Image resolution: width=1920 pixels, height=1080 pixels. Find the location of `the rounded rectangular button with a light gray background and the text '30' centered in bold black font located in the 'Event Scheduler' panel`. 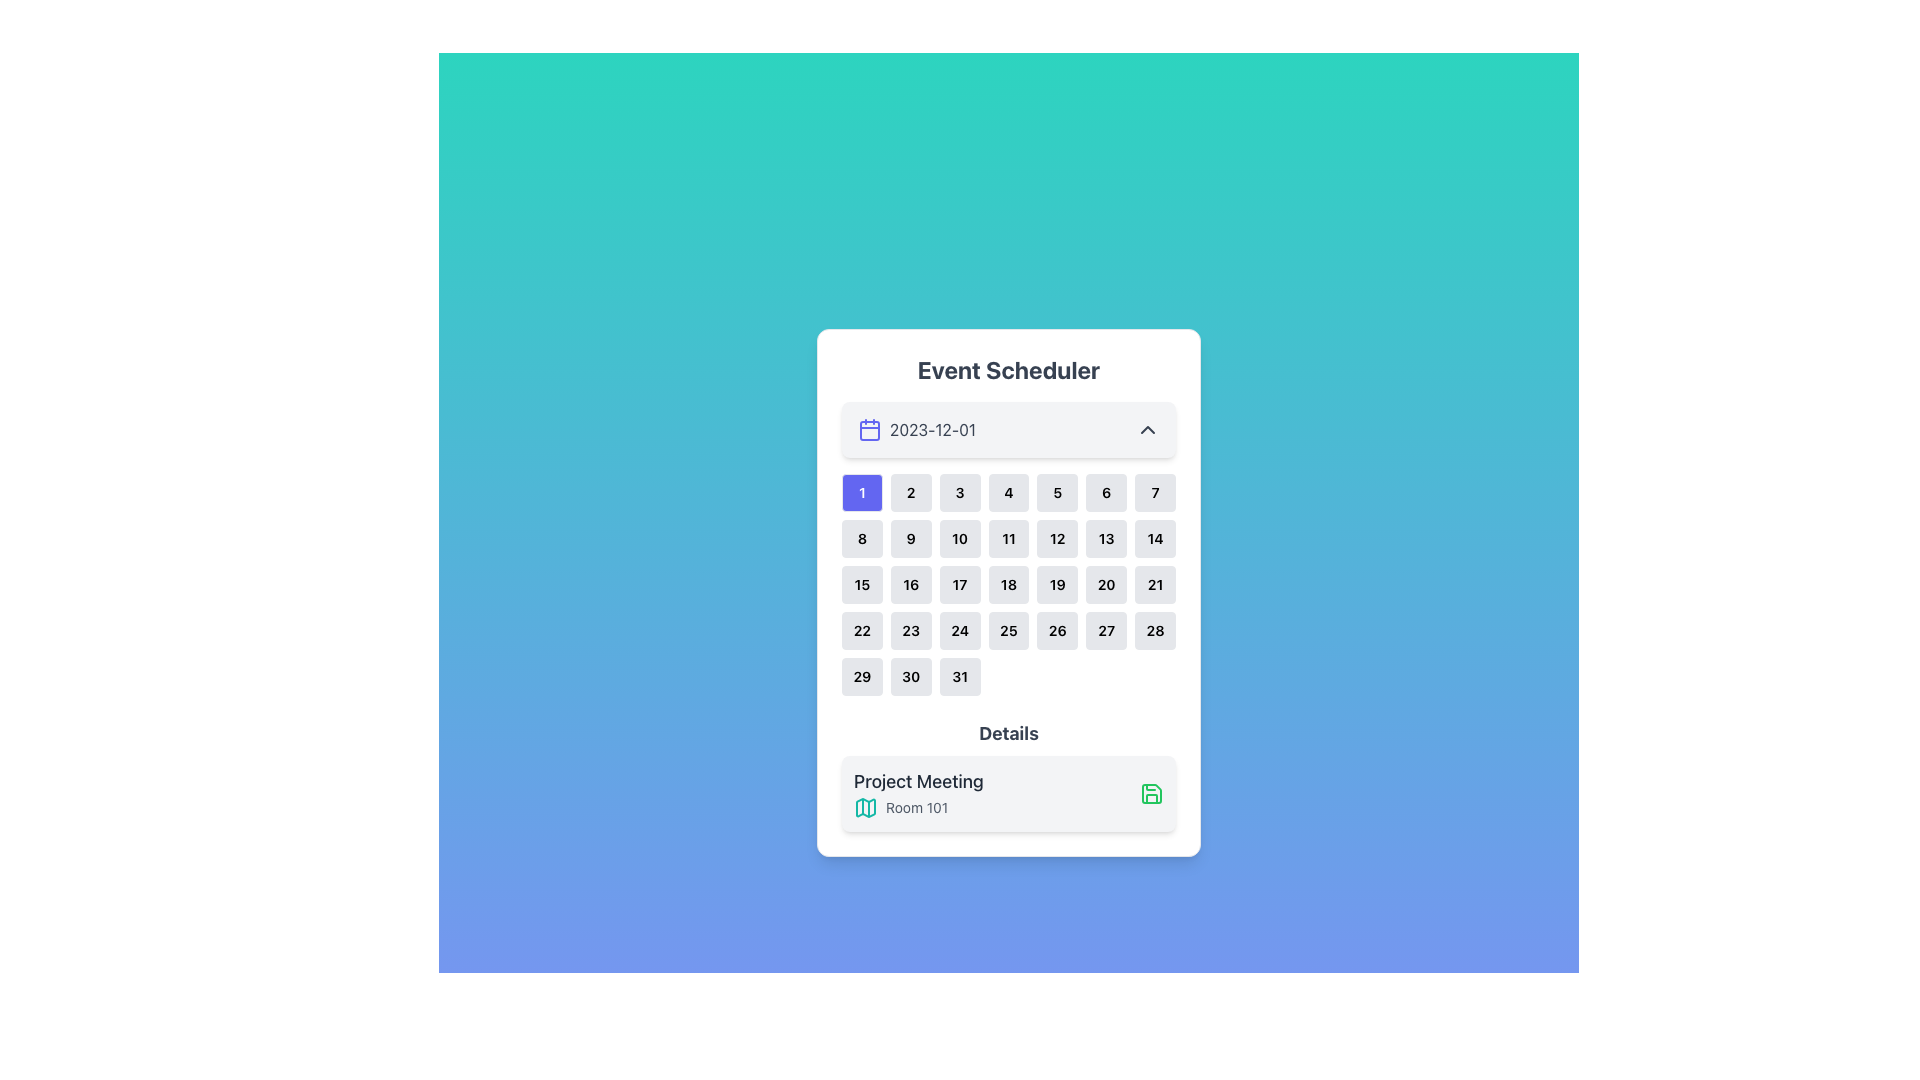

the rounded rectangular button with a light gray background and the text '30' centered in bold black font located in the 'Event Scheduler' panel is located at coordinates (910, 676).